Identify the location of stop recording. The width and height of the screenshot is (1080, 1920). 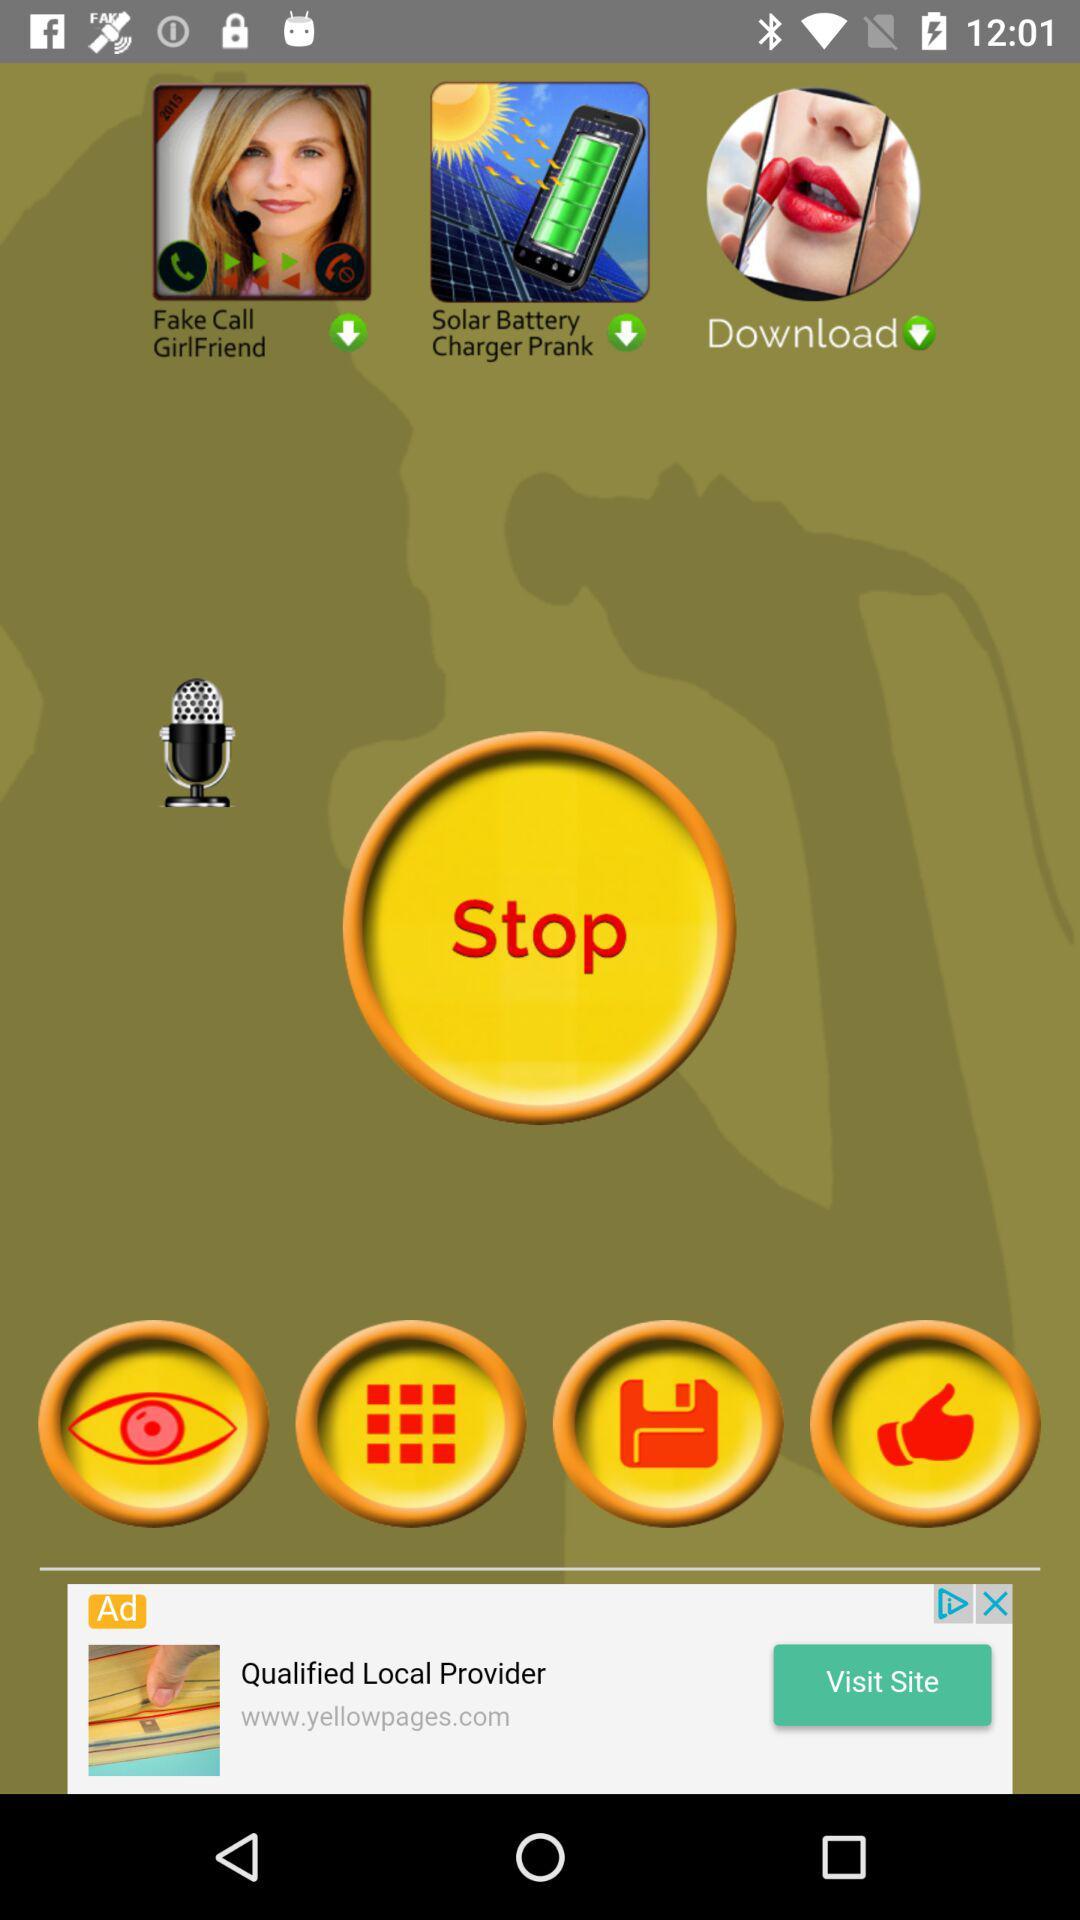
(538, 927).